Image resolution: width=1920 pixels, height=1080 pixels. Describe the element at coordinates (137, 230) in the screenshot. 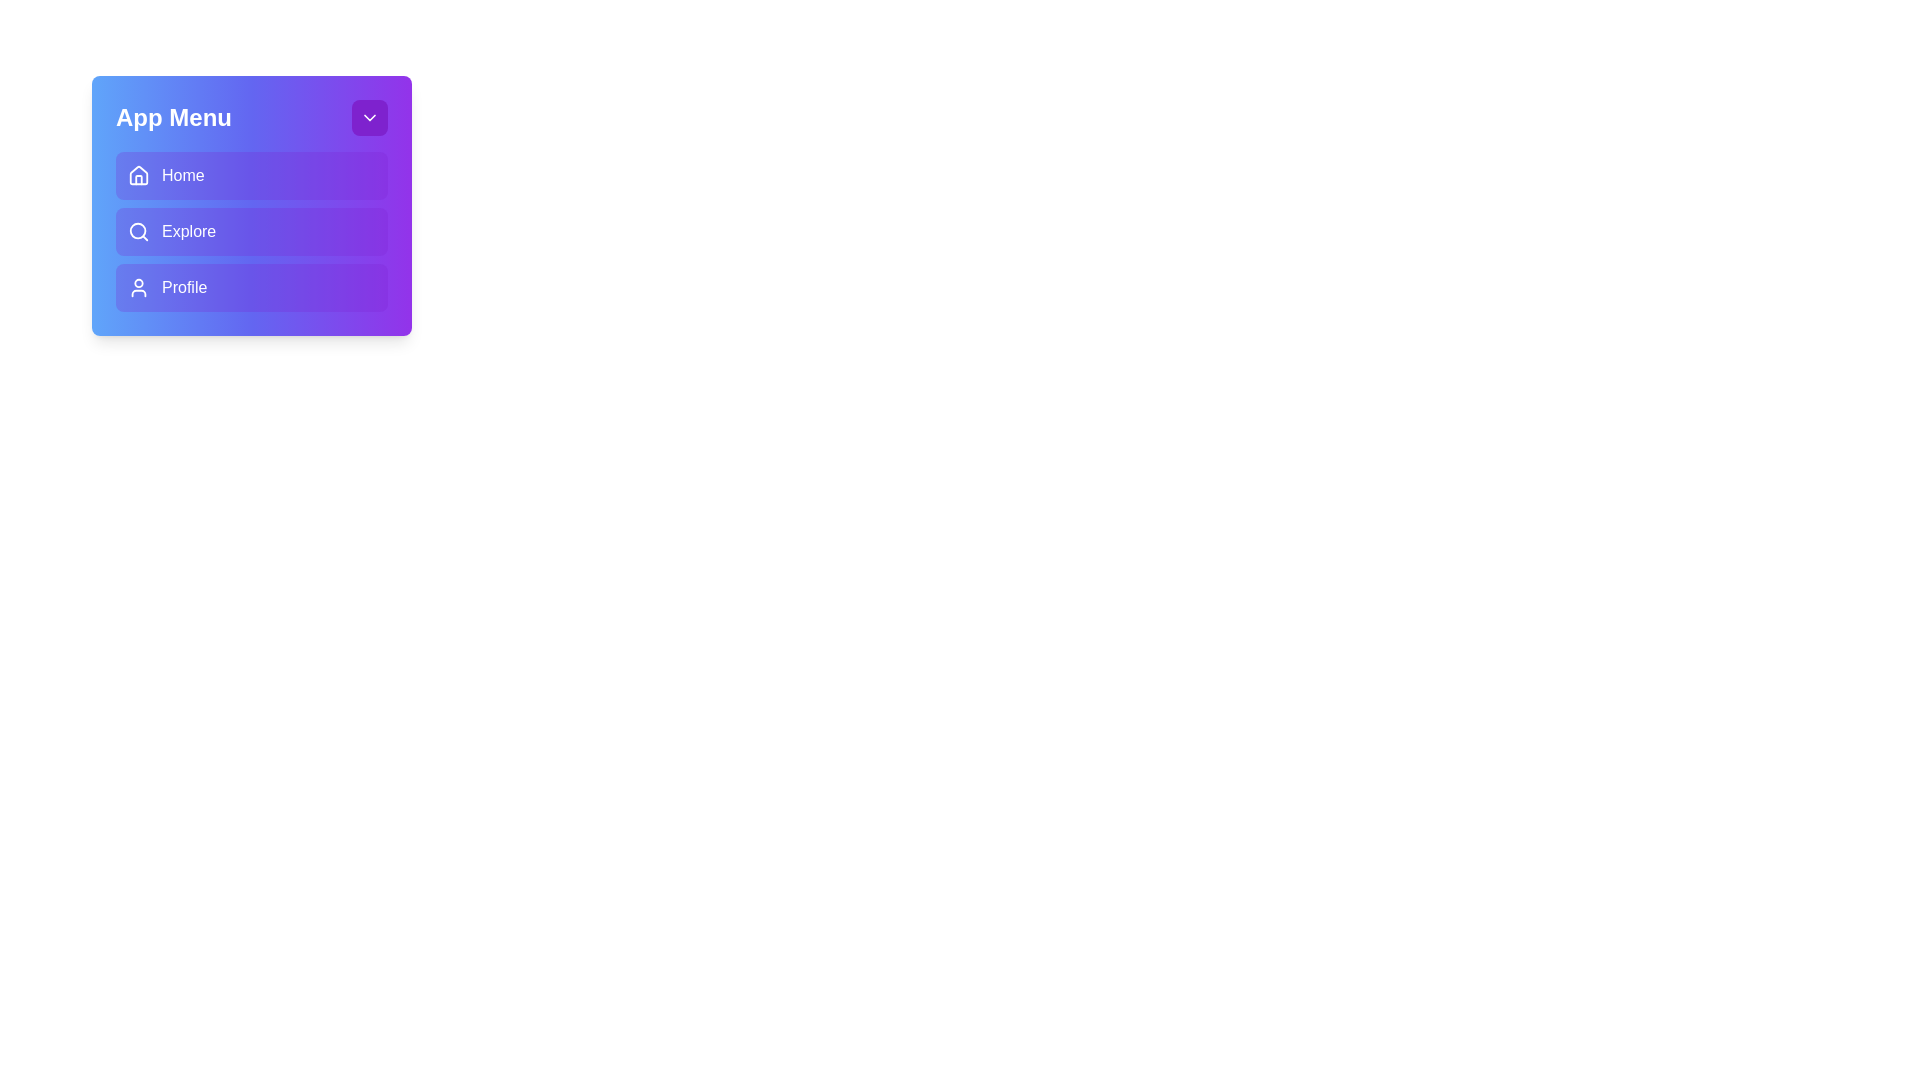

I see `the inner circular part of the search icon, which represents the lens area of the magnifying glass` at that location.